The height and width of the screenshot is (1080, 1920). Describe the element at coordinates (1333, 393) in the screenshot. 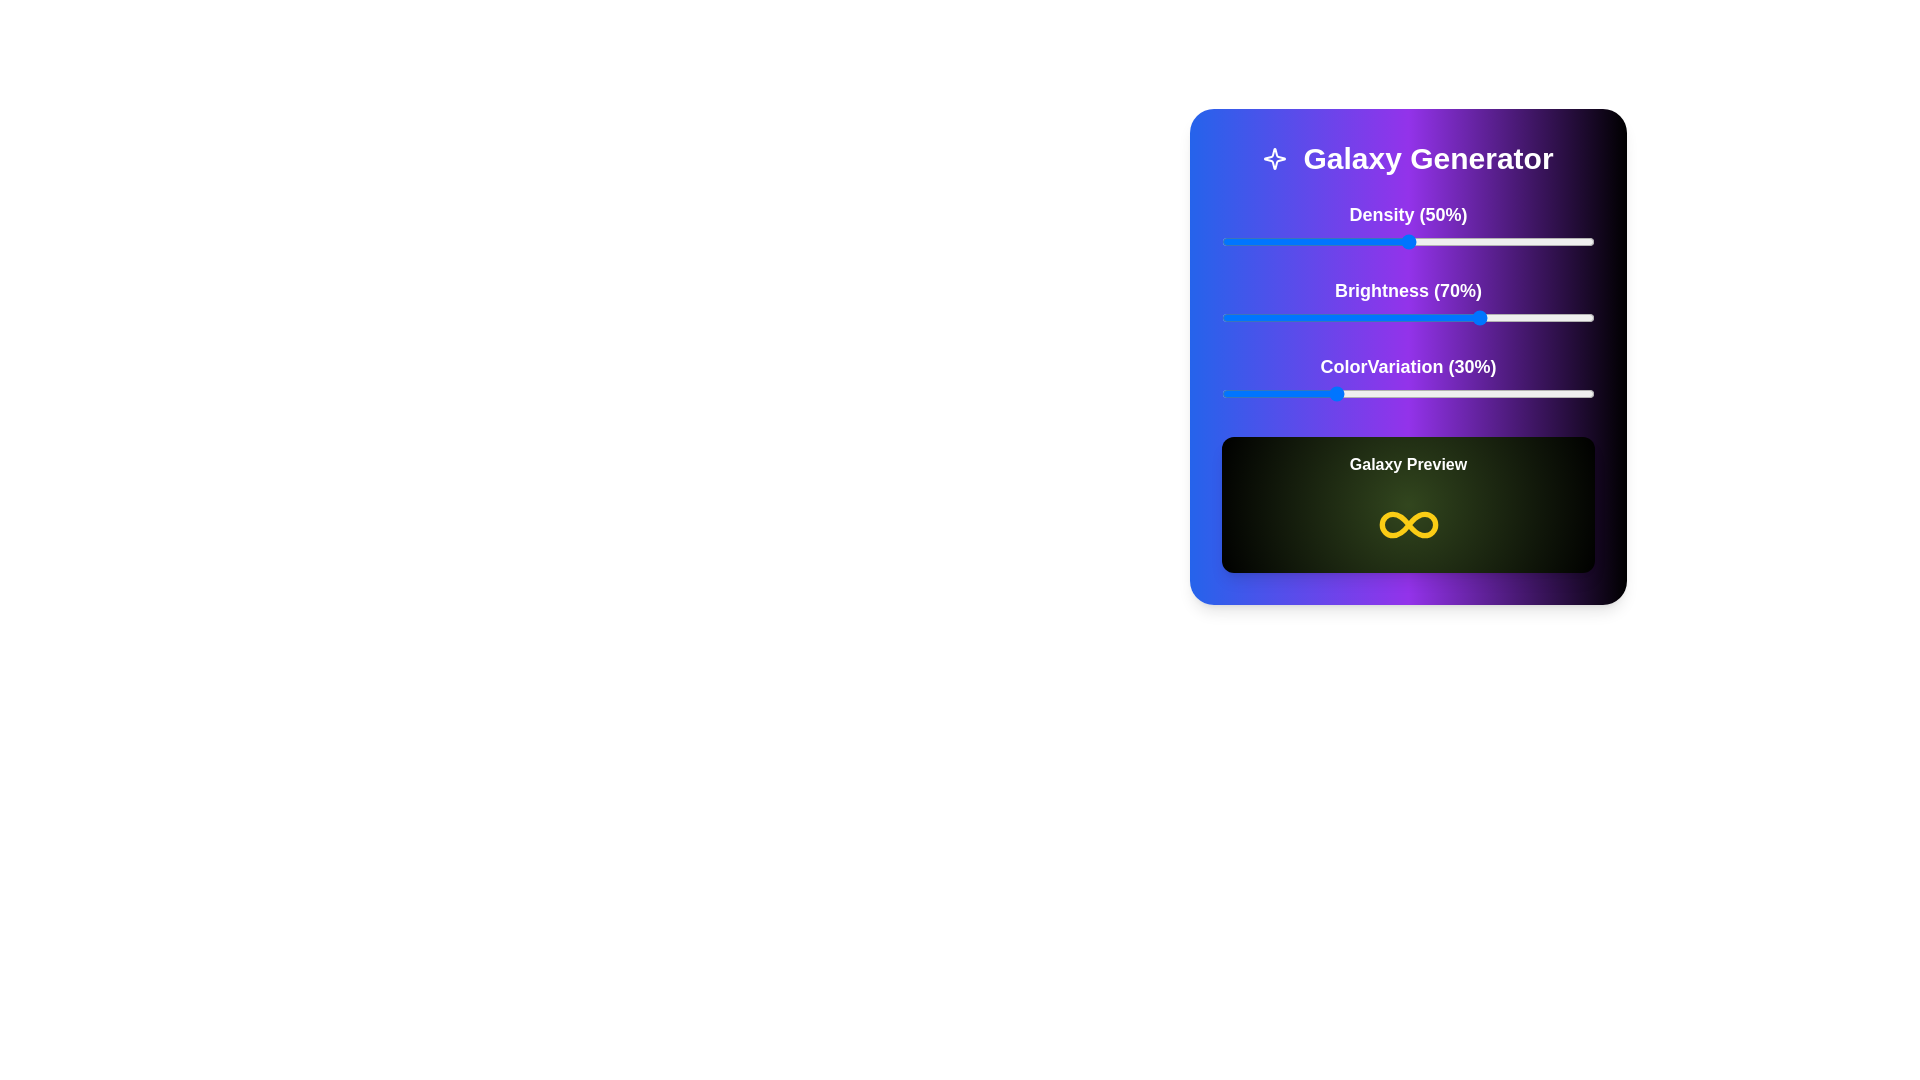

I see `the 'ColorVariation' slider to 30%` at that location.